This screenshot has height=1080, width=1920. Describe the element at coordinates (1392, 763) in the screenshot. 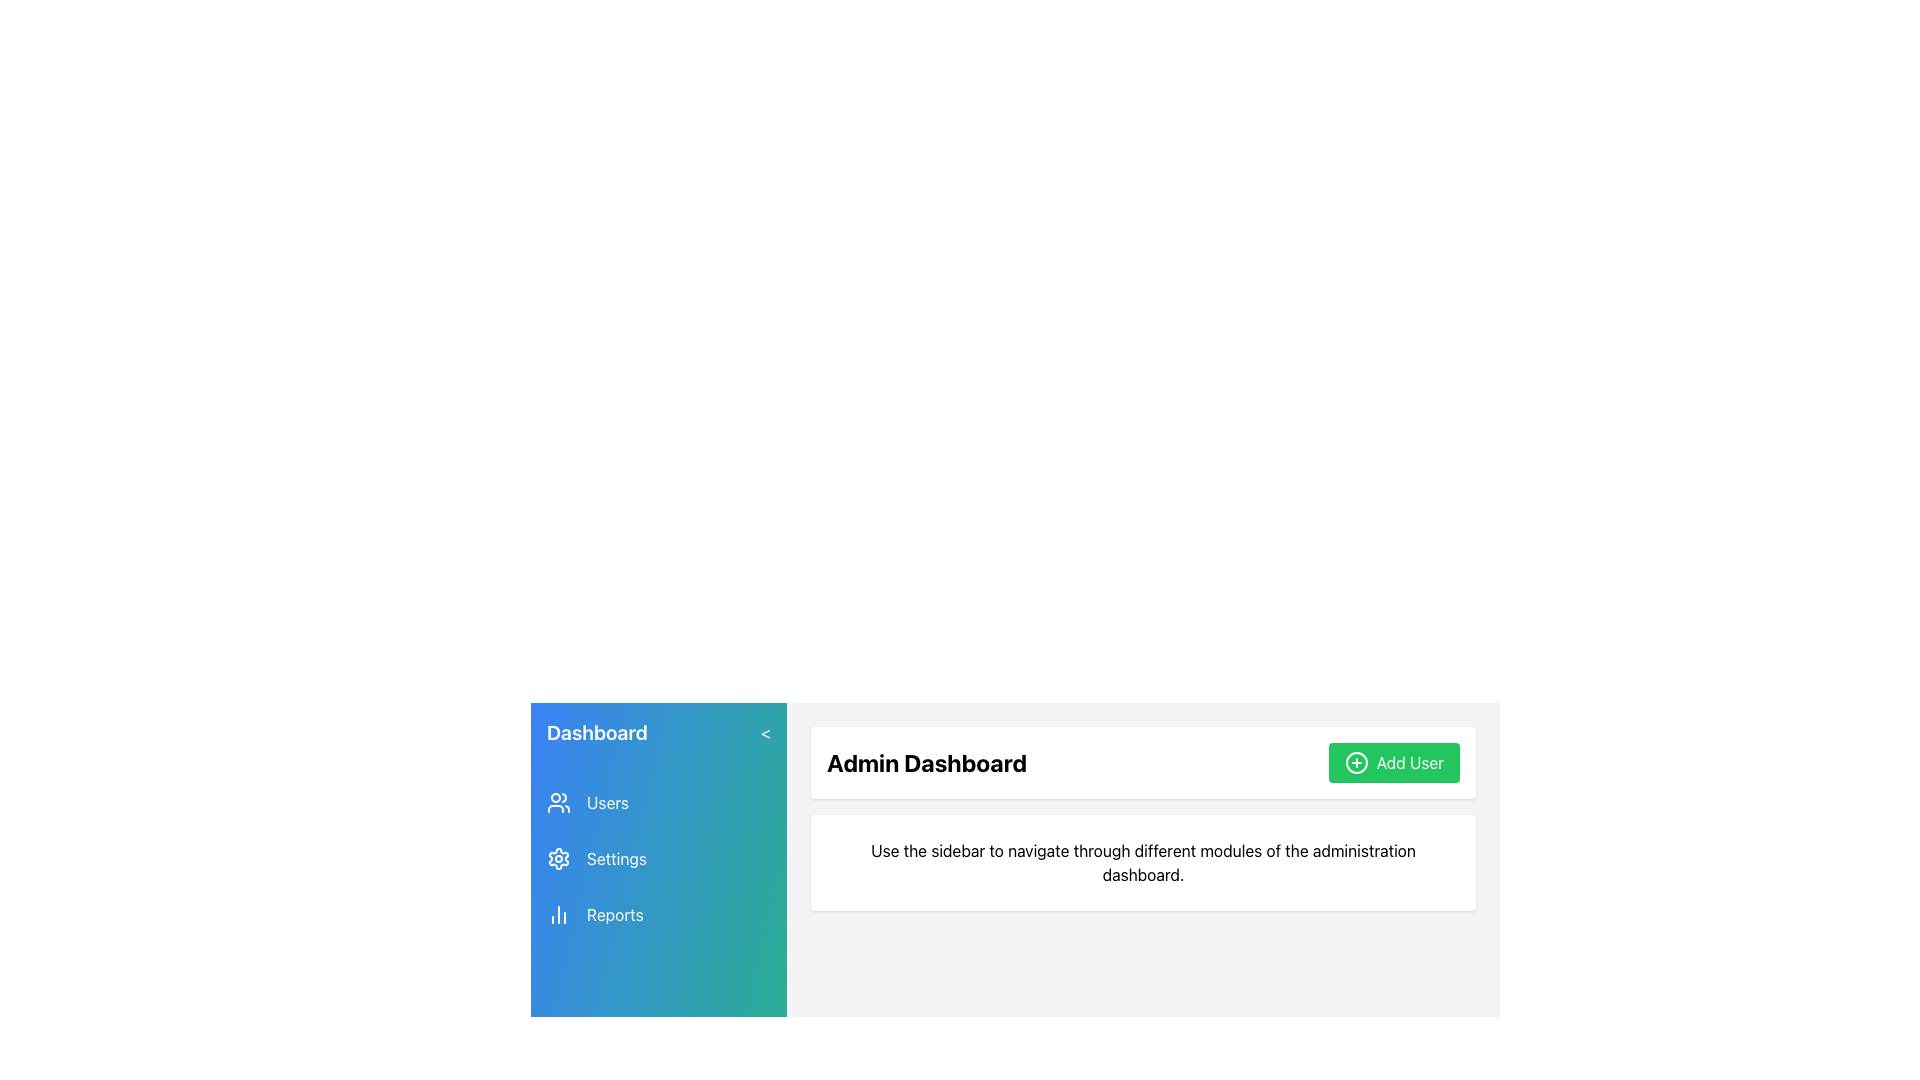

I see `the button located in the top-right corner of the 'Admin Dashboard' section to initiate the process of adding a new user` at that location.